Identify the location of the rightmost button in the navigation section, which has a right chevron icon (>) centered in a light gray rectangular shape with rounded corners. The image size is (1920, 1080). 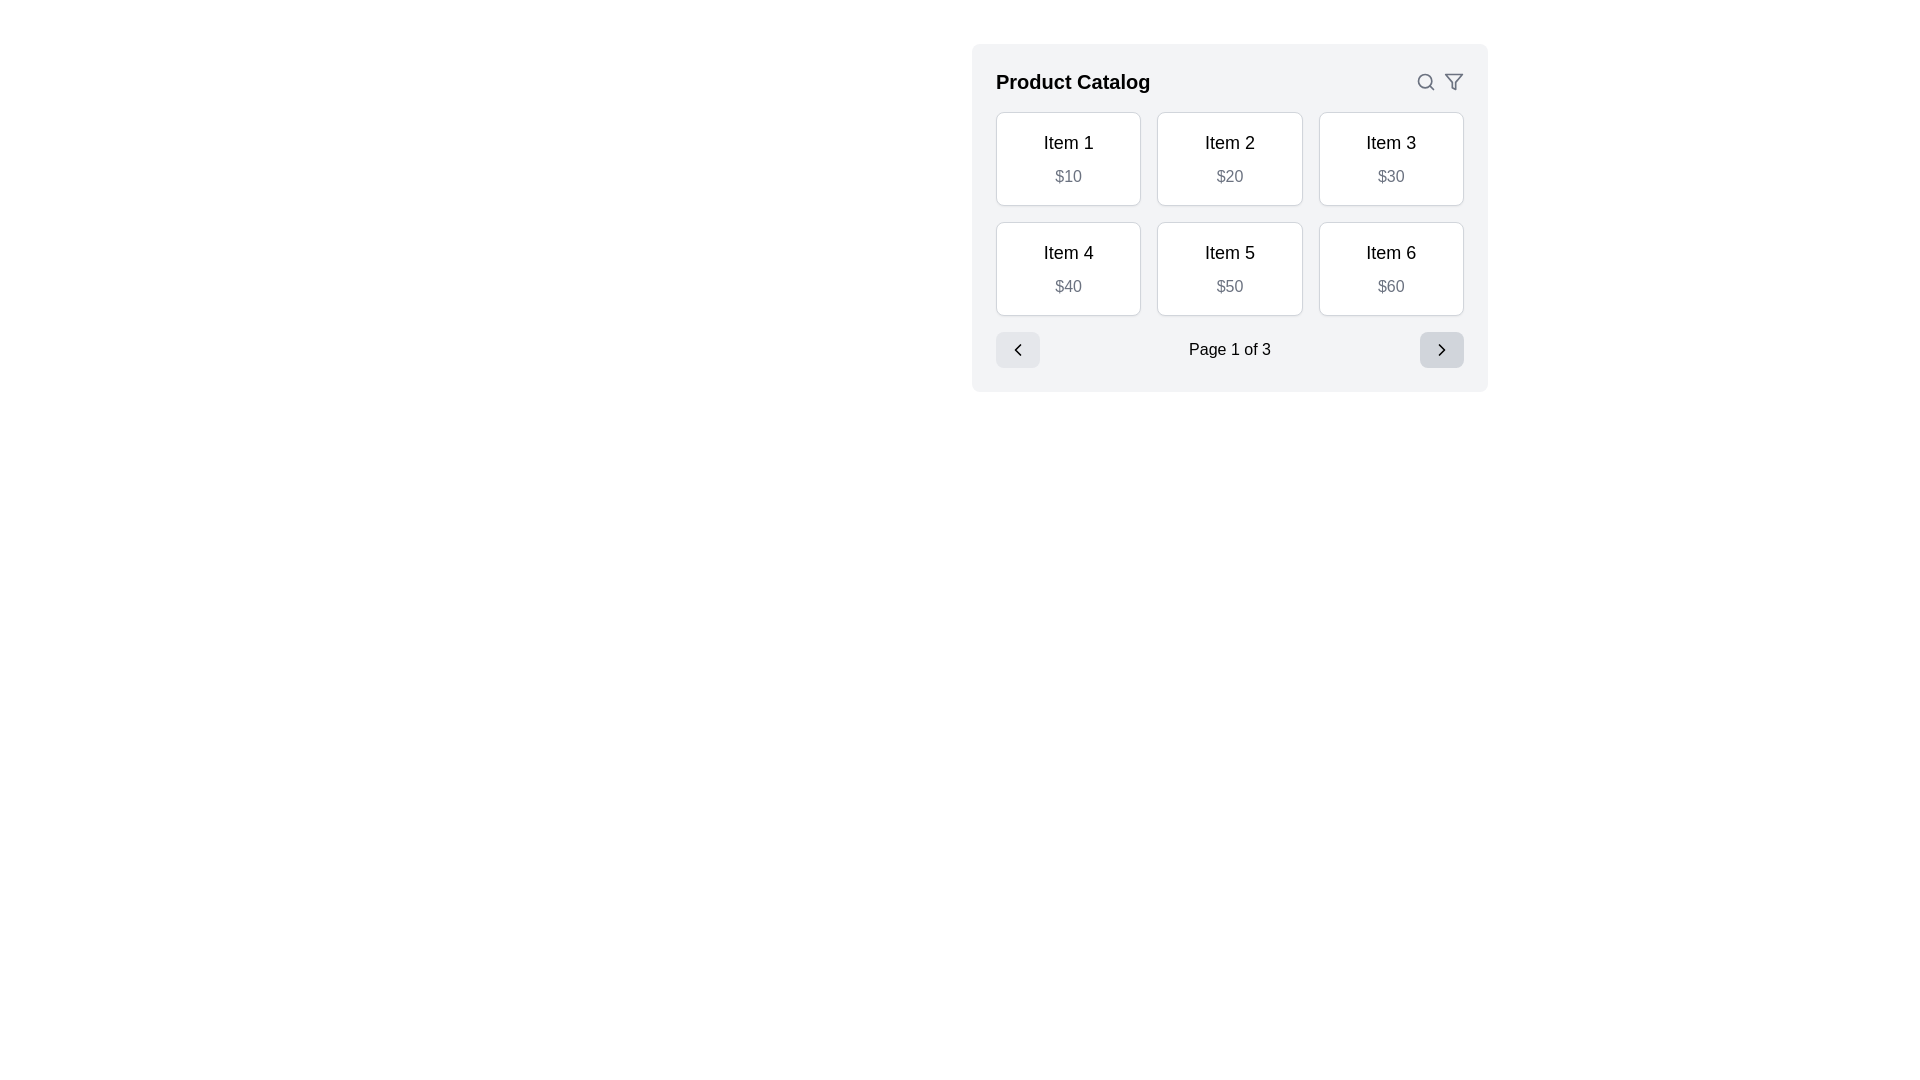
(1441, 349).